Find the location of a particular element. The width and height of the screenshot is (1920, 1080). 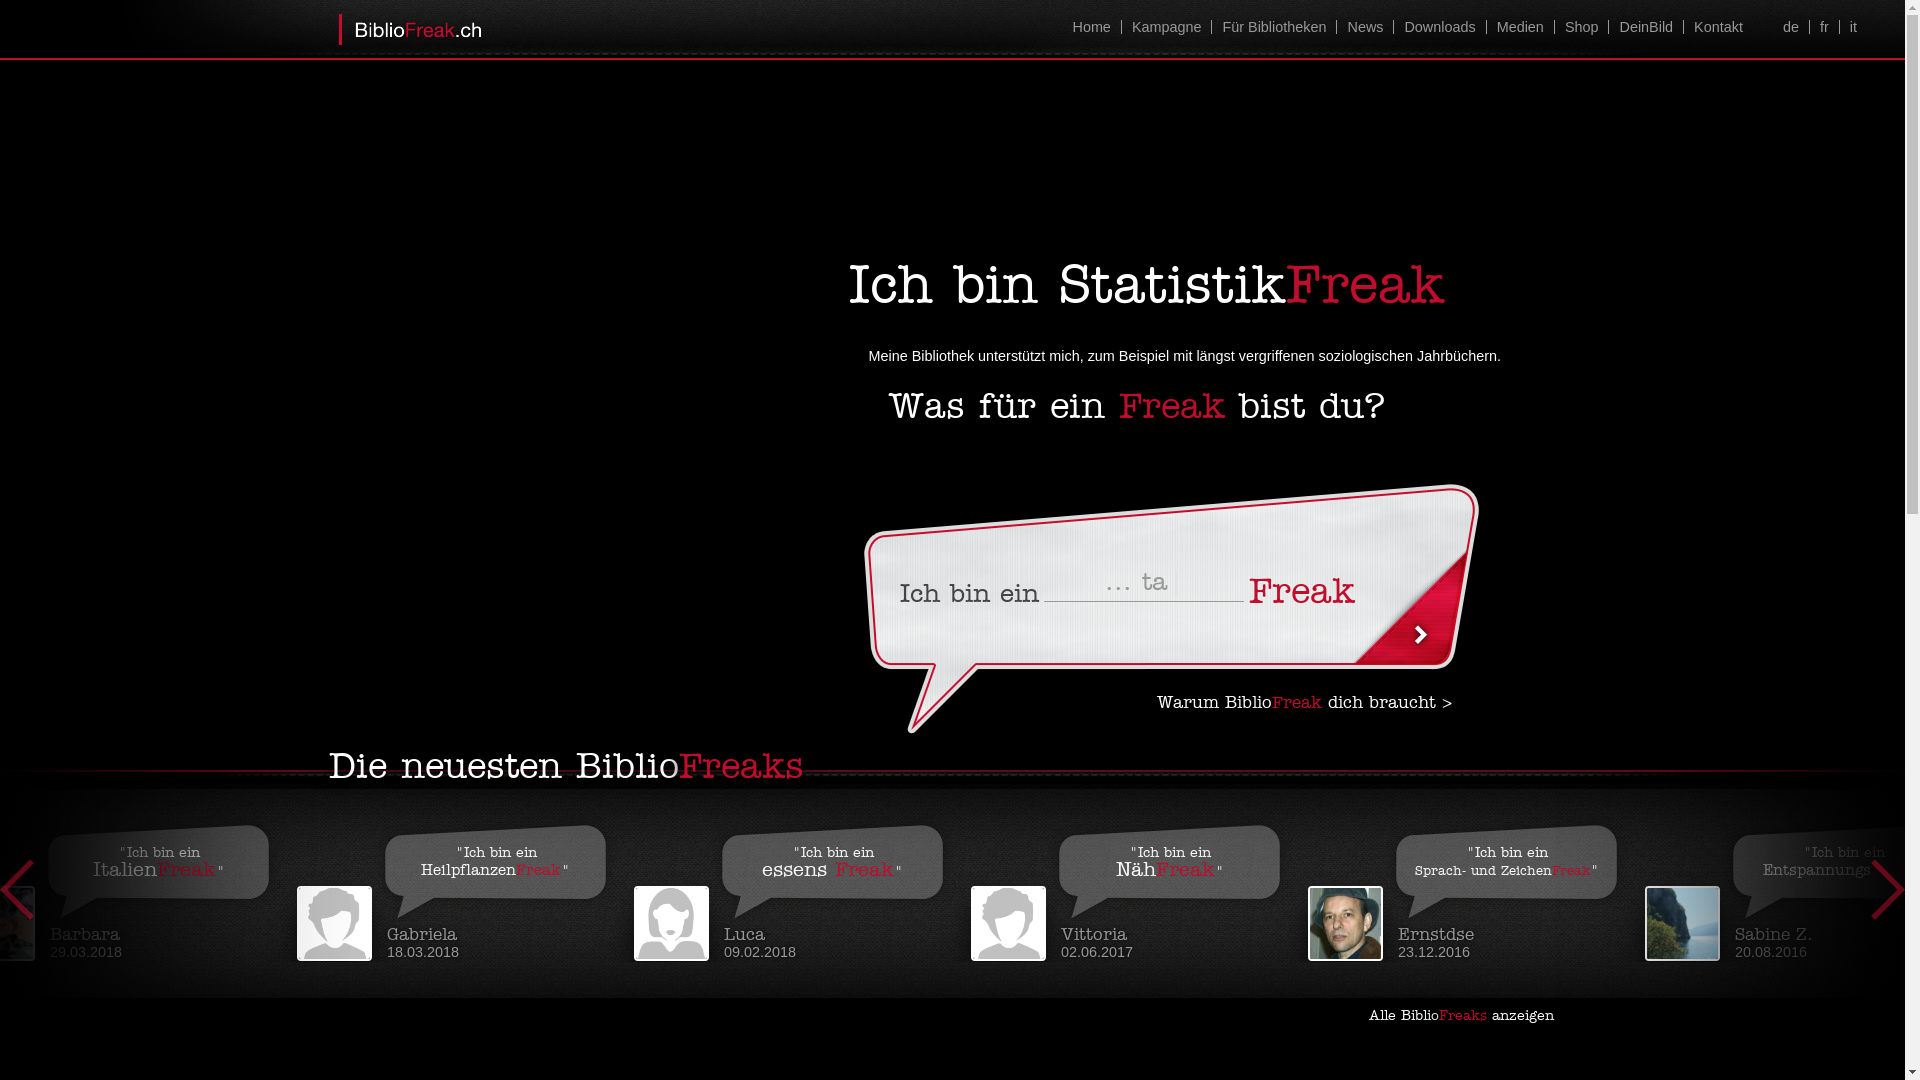

'fr' is located at coordinates (1824, 27).